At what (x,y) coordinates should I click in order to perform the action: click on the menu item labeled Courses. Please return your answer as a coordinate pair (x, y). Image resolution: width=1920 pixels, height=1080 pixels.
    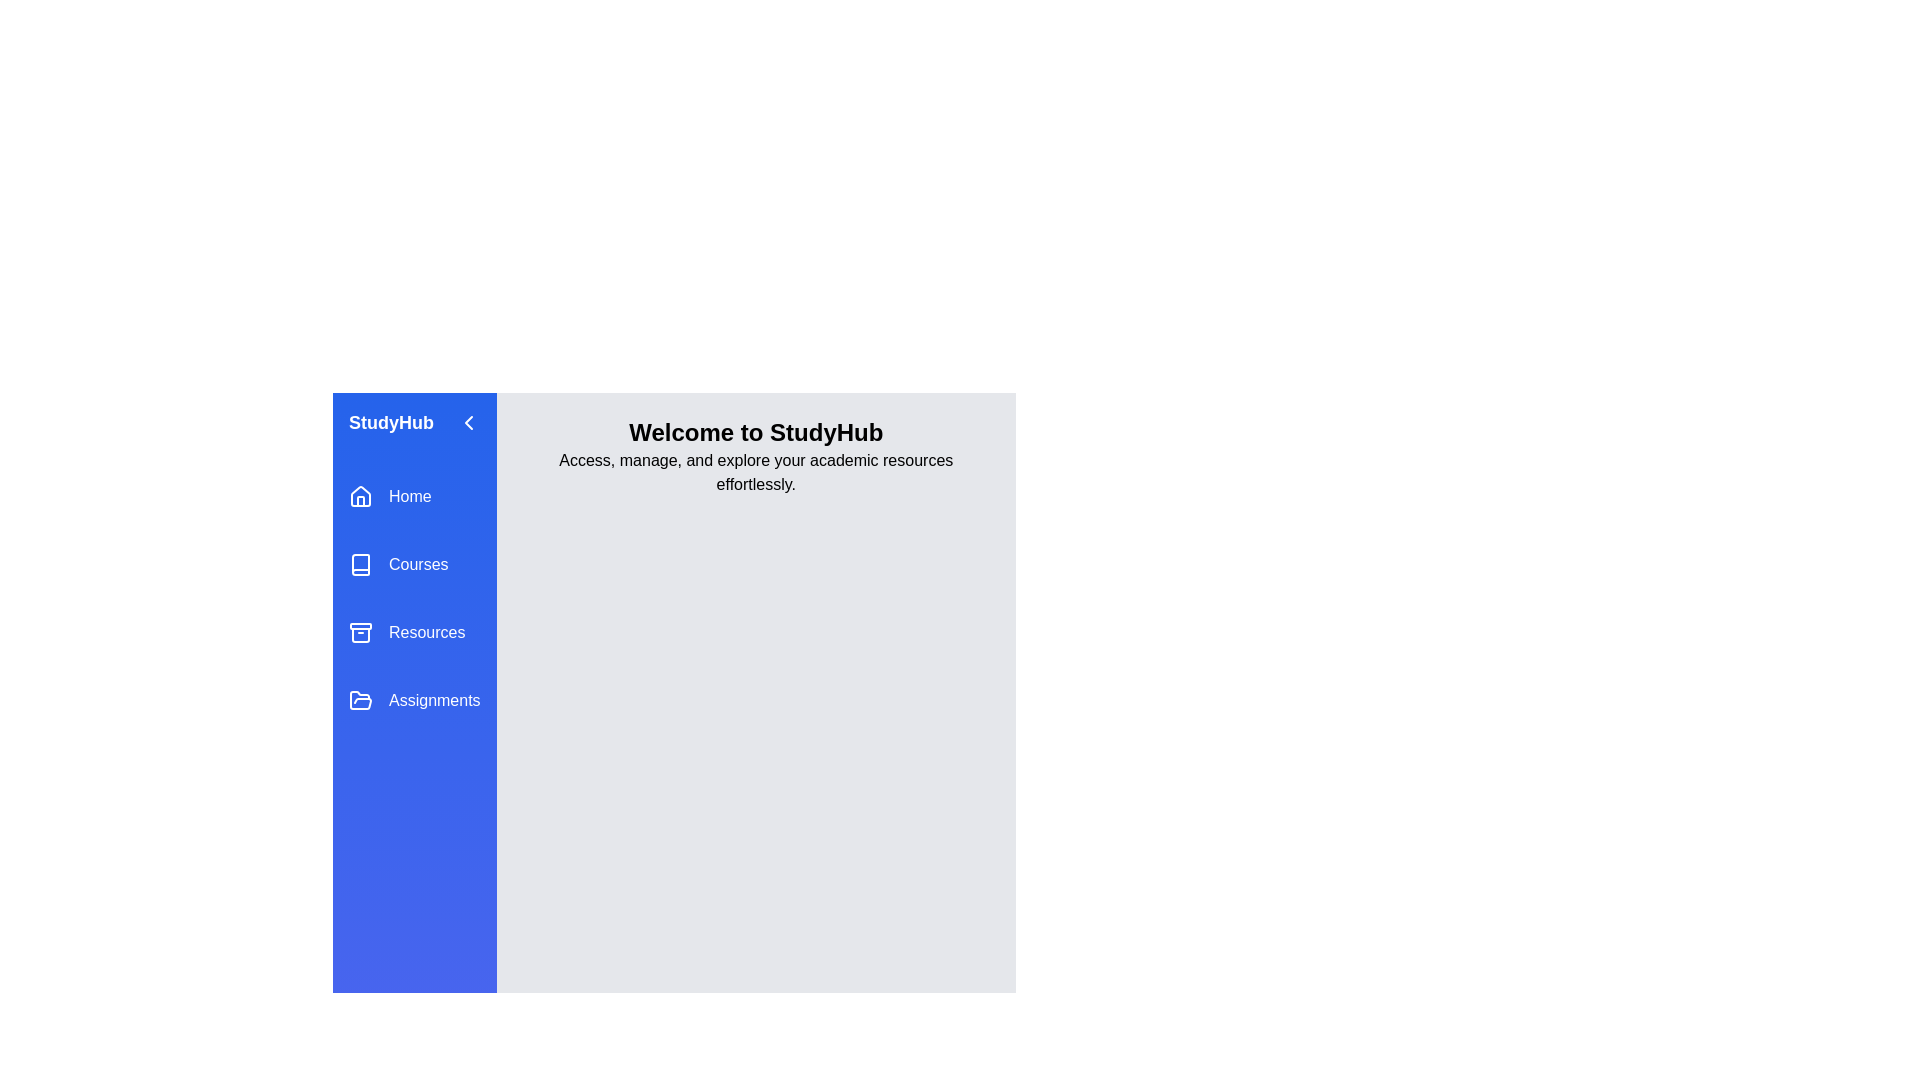
    Looking at the image, I should click on (413, 564).